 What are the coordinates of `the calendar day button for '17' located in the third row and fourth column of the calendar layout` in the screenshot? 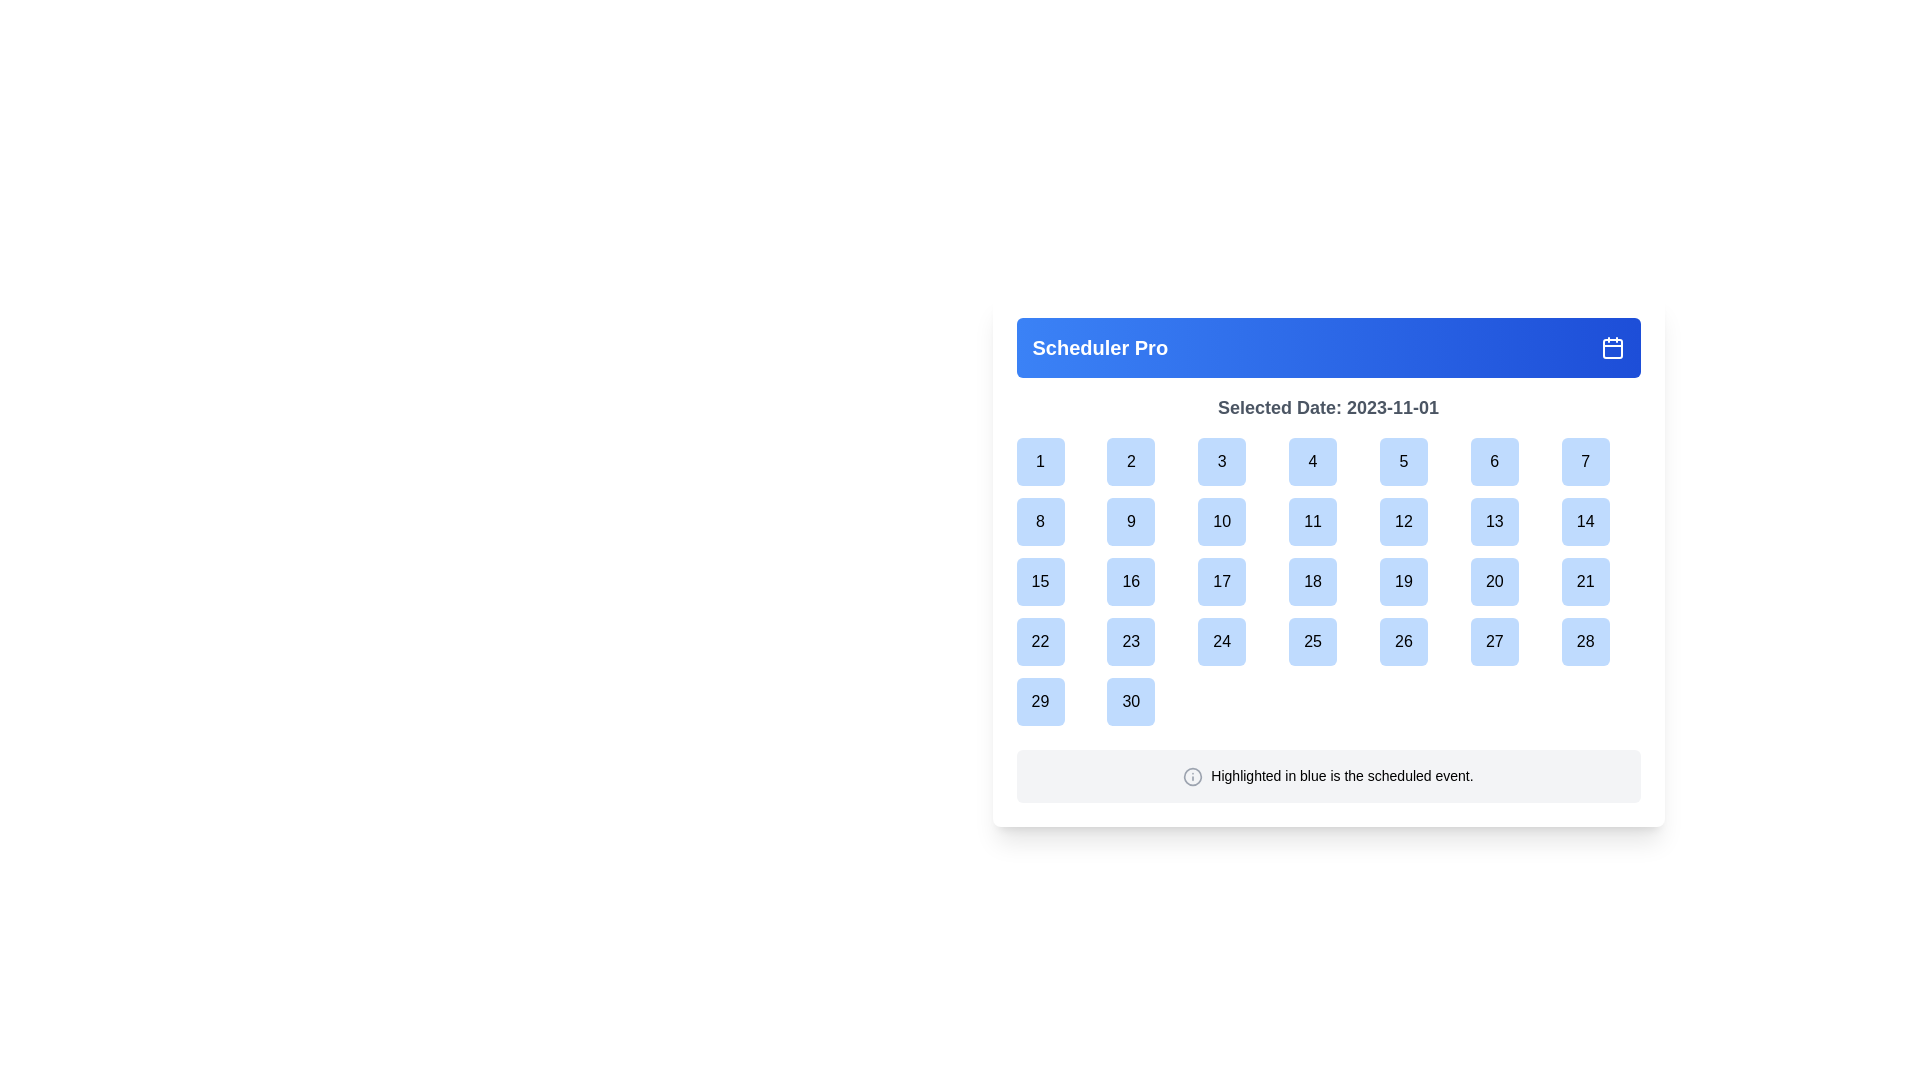 It's located at (1221, 582).